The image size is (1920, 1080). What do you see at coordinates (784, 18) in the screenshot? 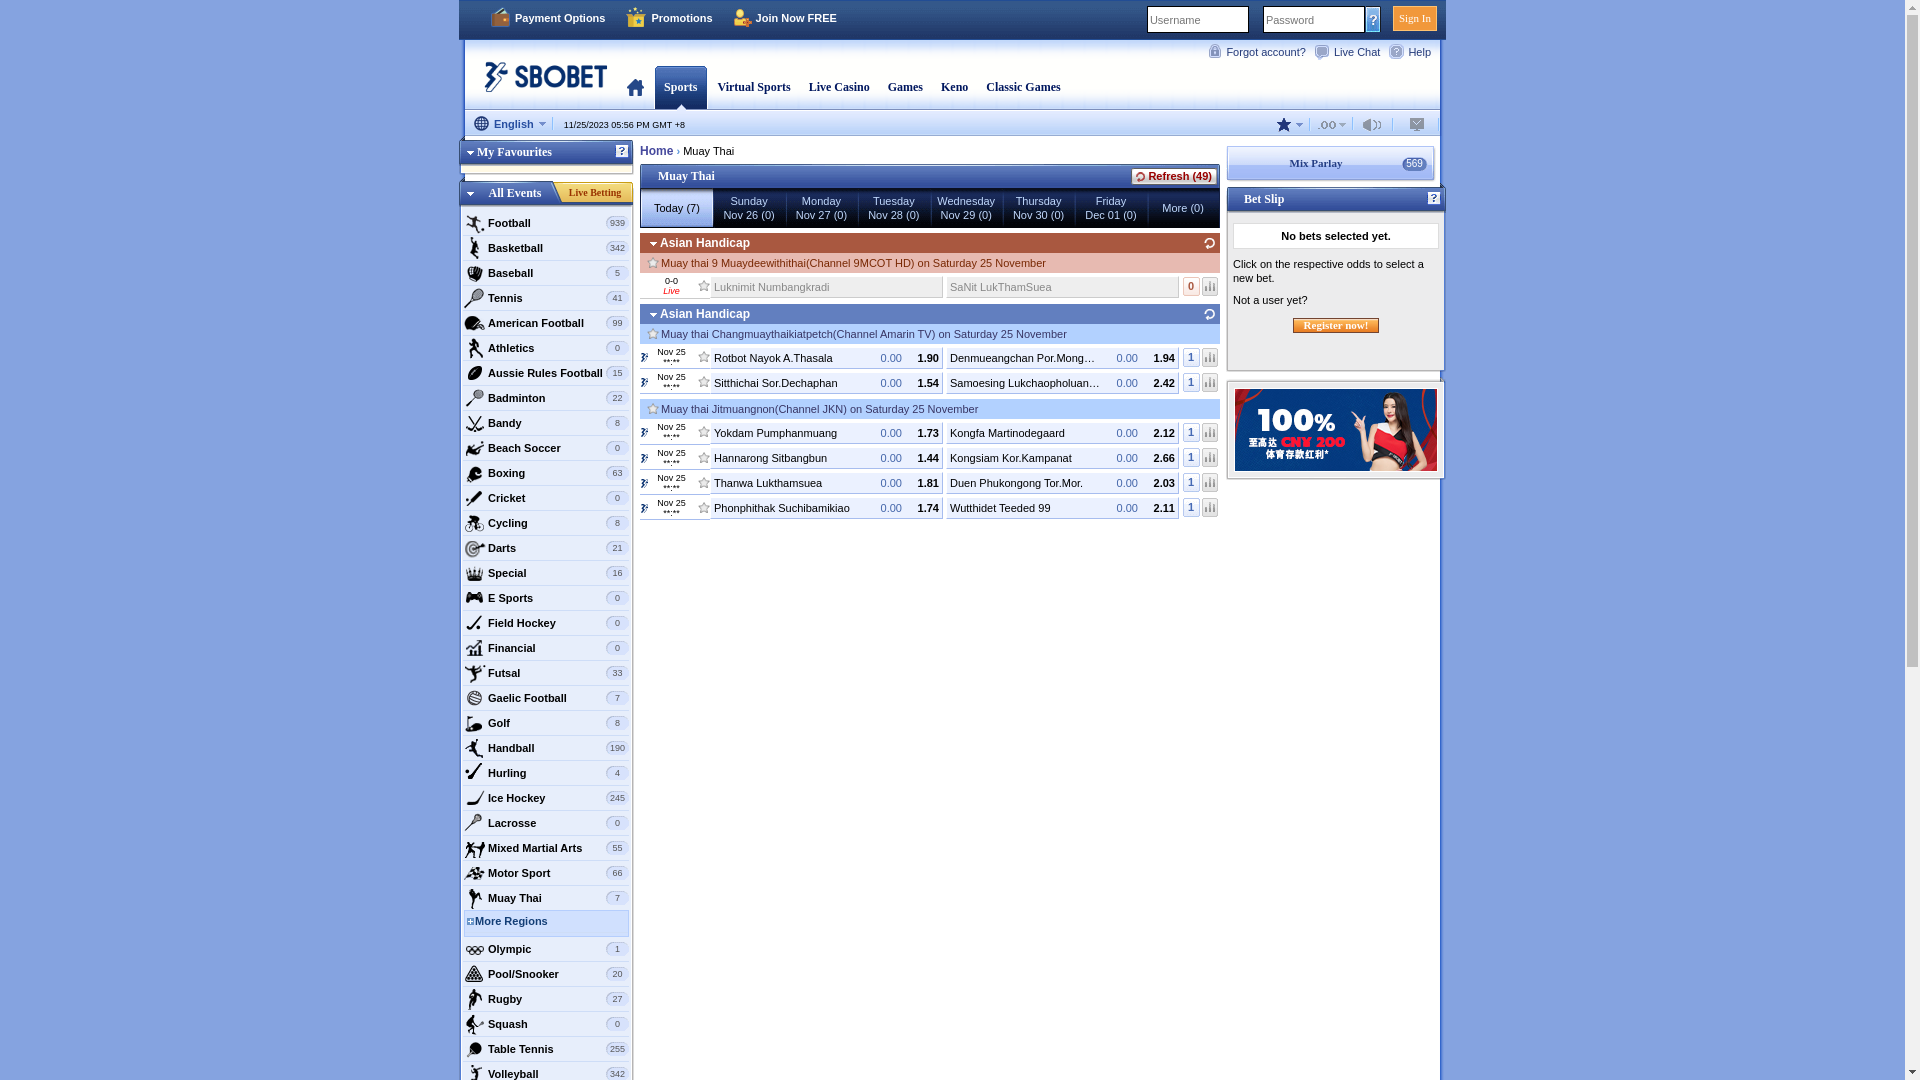
I see `'Join Now FREE'` at bounding box center [784, 18].